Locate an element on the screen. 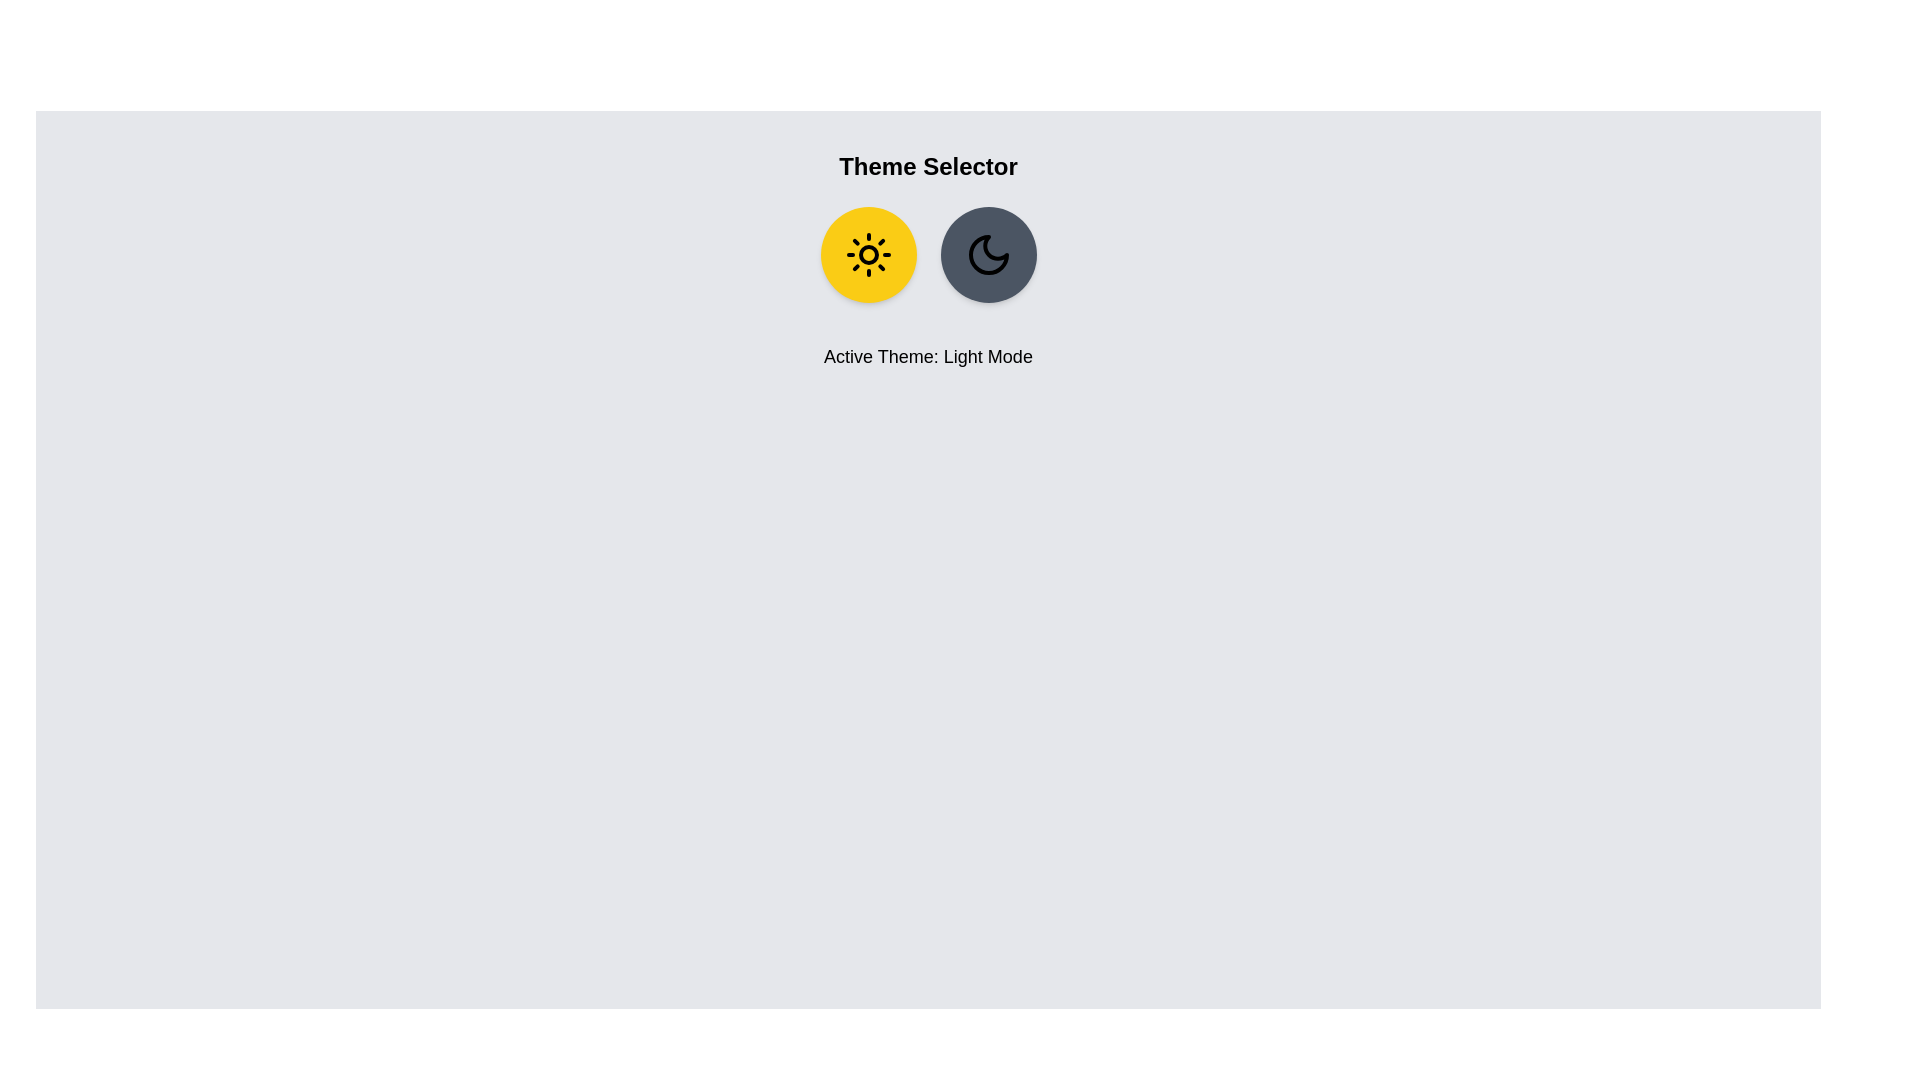 The height and width of the screenshot is (1080, 1920). the moon button to observe the hover effect is located at coordinates (988, 253).